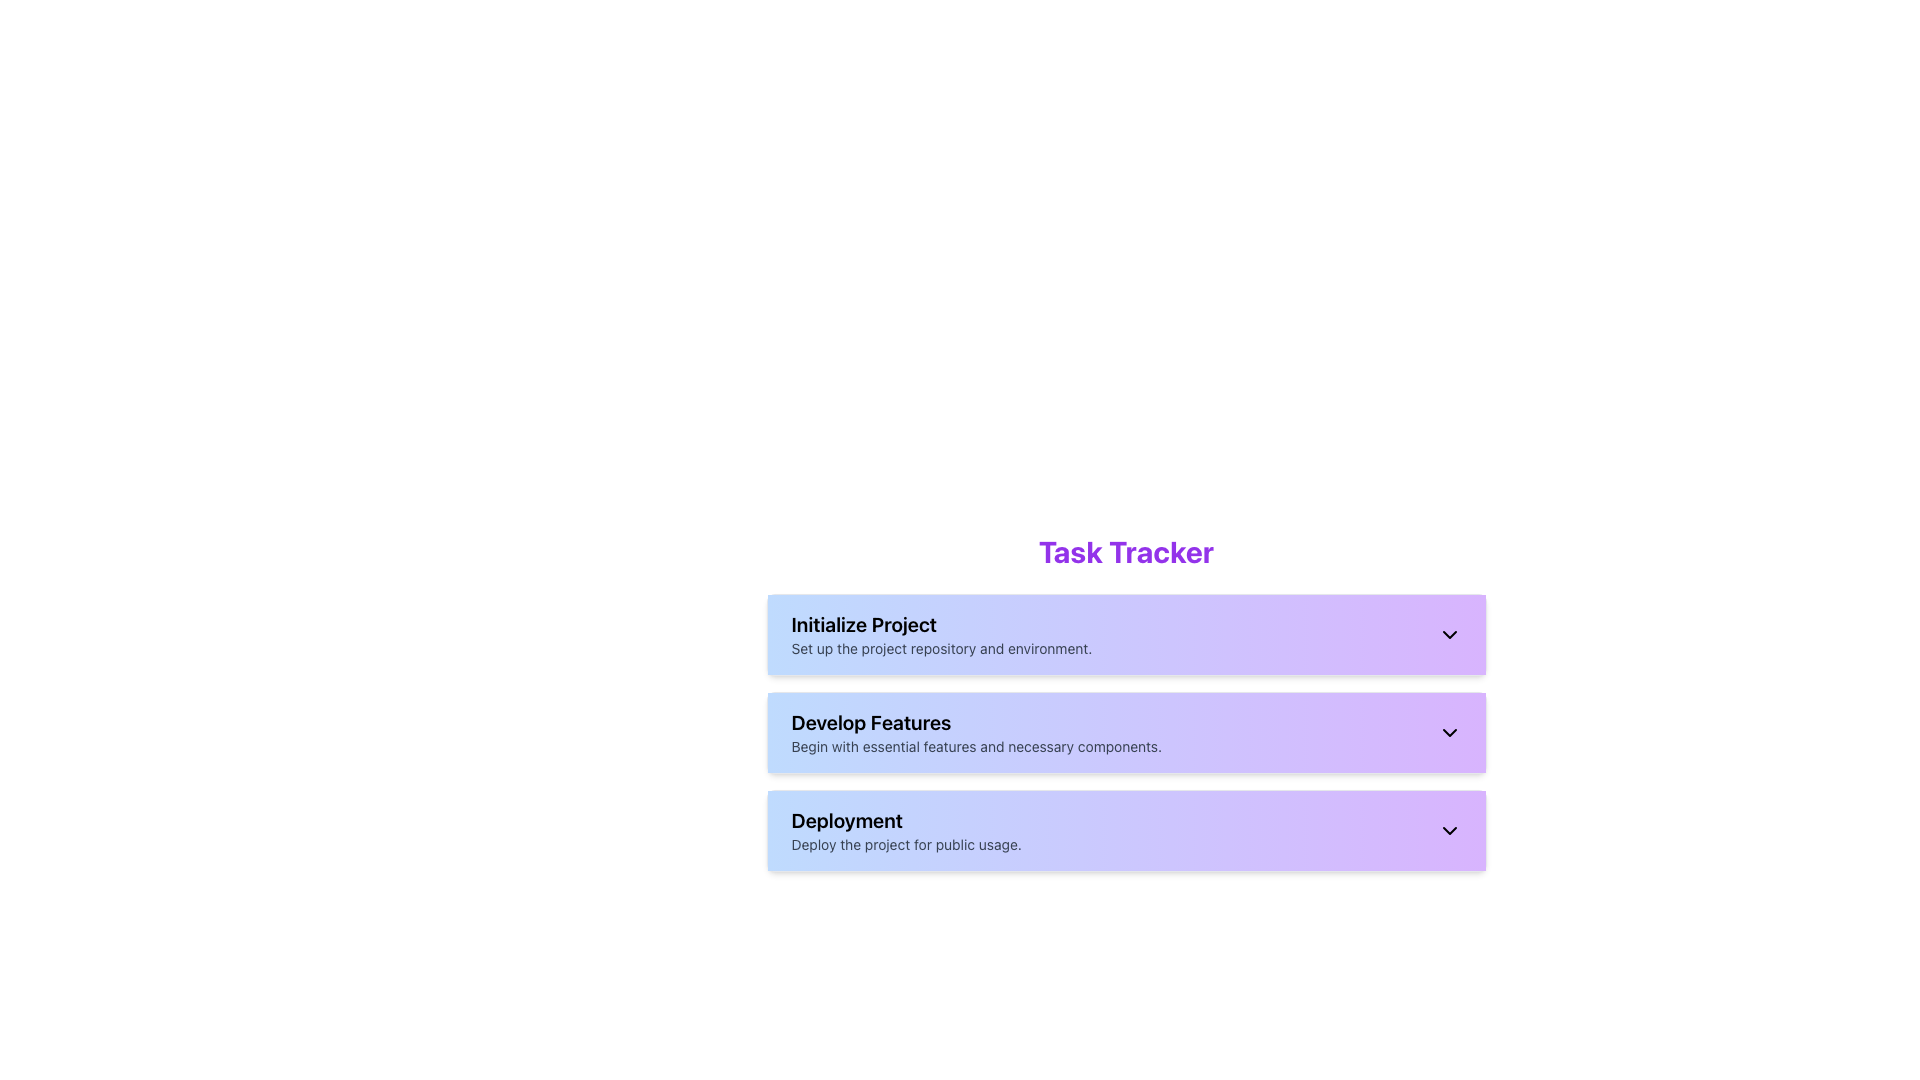 The height and width of the screenshot is (1080, 1920). Describe the element at coordinates (1126, 732) in the screenshot. I see `the chevron-down icon on the 'Develop Features' collapsible panel` at that location.